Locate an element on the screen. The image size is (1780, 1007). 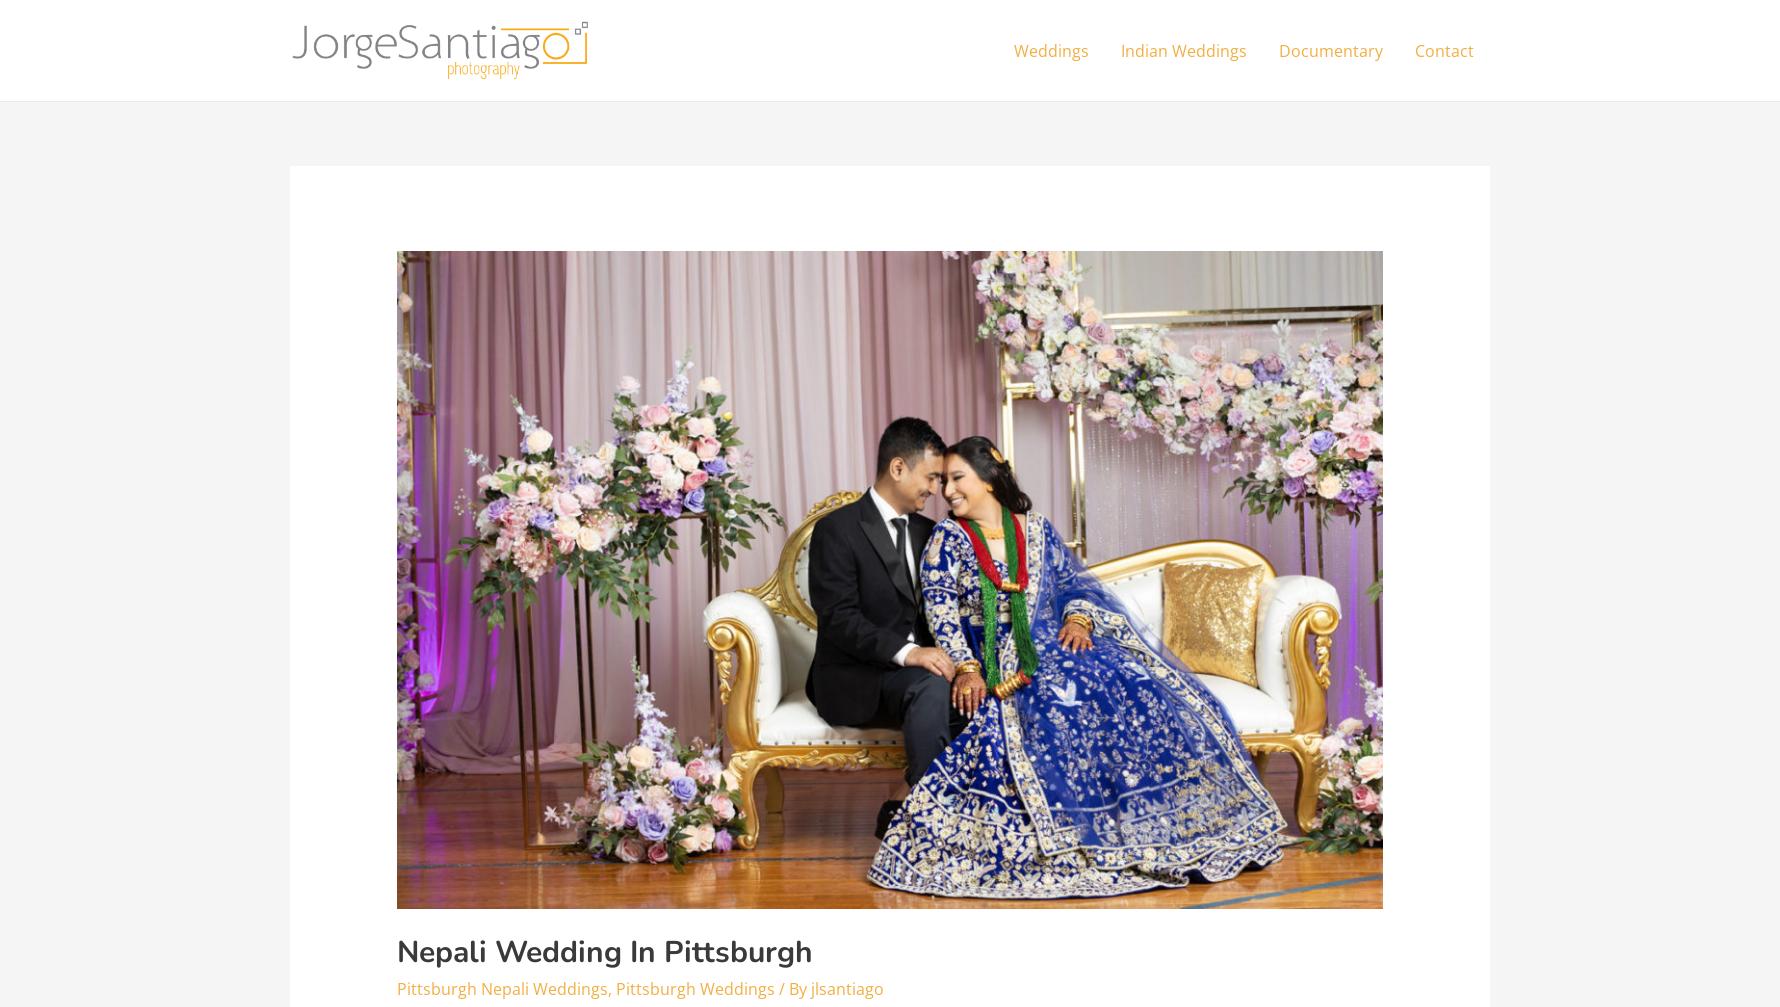
'Documentary' is located at coordinates (1330, 50).